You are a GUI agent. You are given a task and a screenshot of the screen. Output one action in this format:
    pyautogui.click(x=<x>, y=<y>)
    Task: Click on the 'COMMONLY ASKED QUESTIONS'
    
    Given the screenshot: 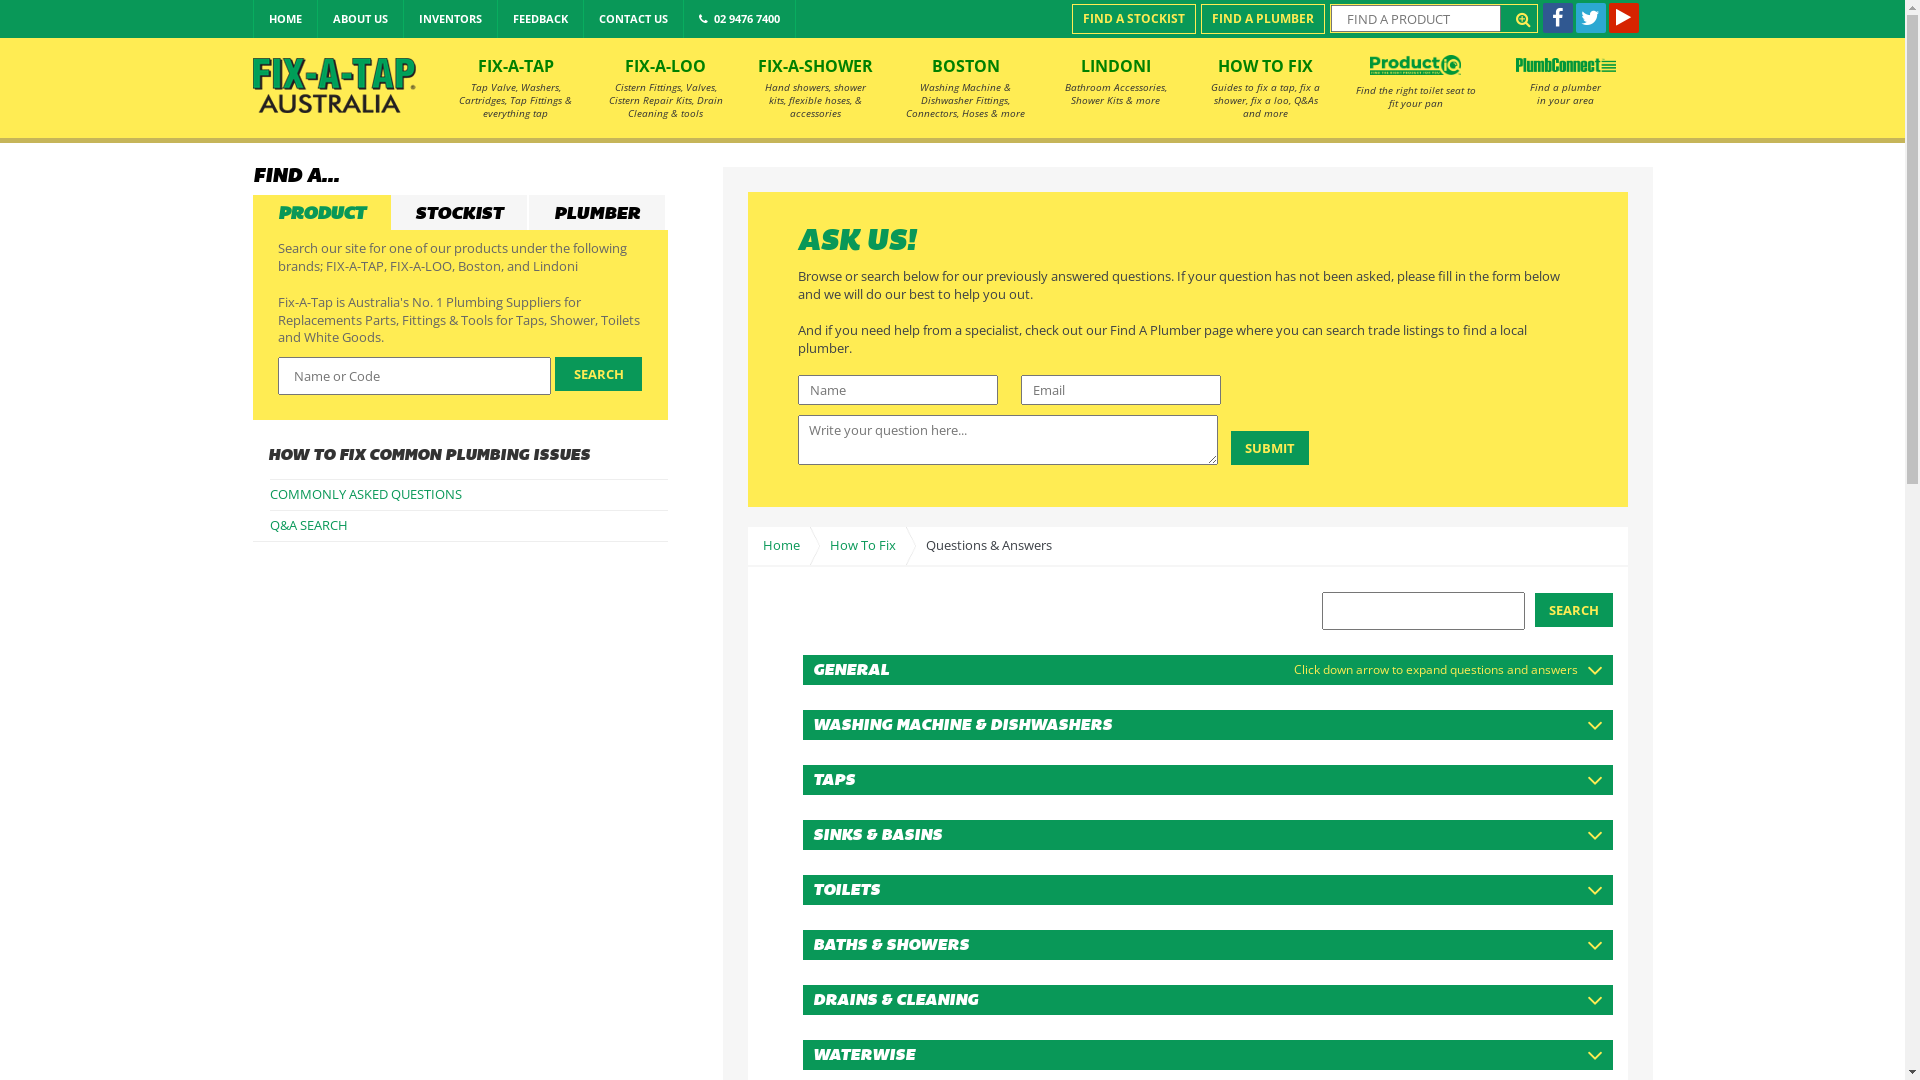 What is the action you would take?
    pyautogui.click(x=468, y=494)
    